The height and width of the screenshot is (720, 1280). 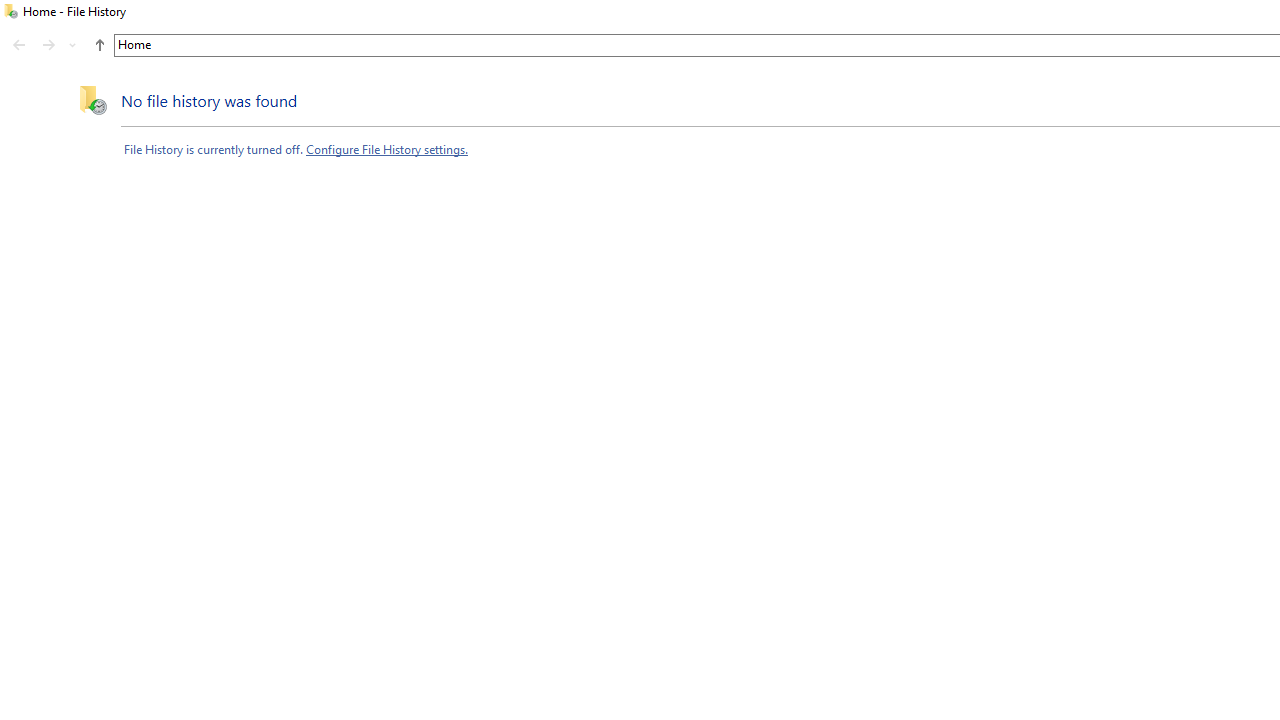 I want to click on 'Up one level (Alt + Up Arrow)', so click(x=98, y=45).